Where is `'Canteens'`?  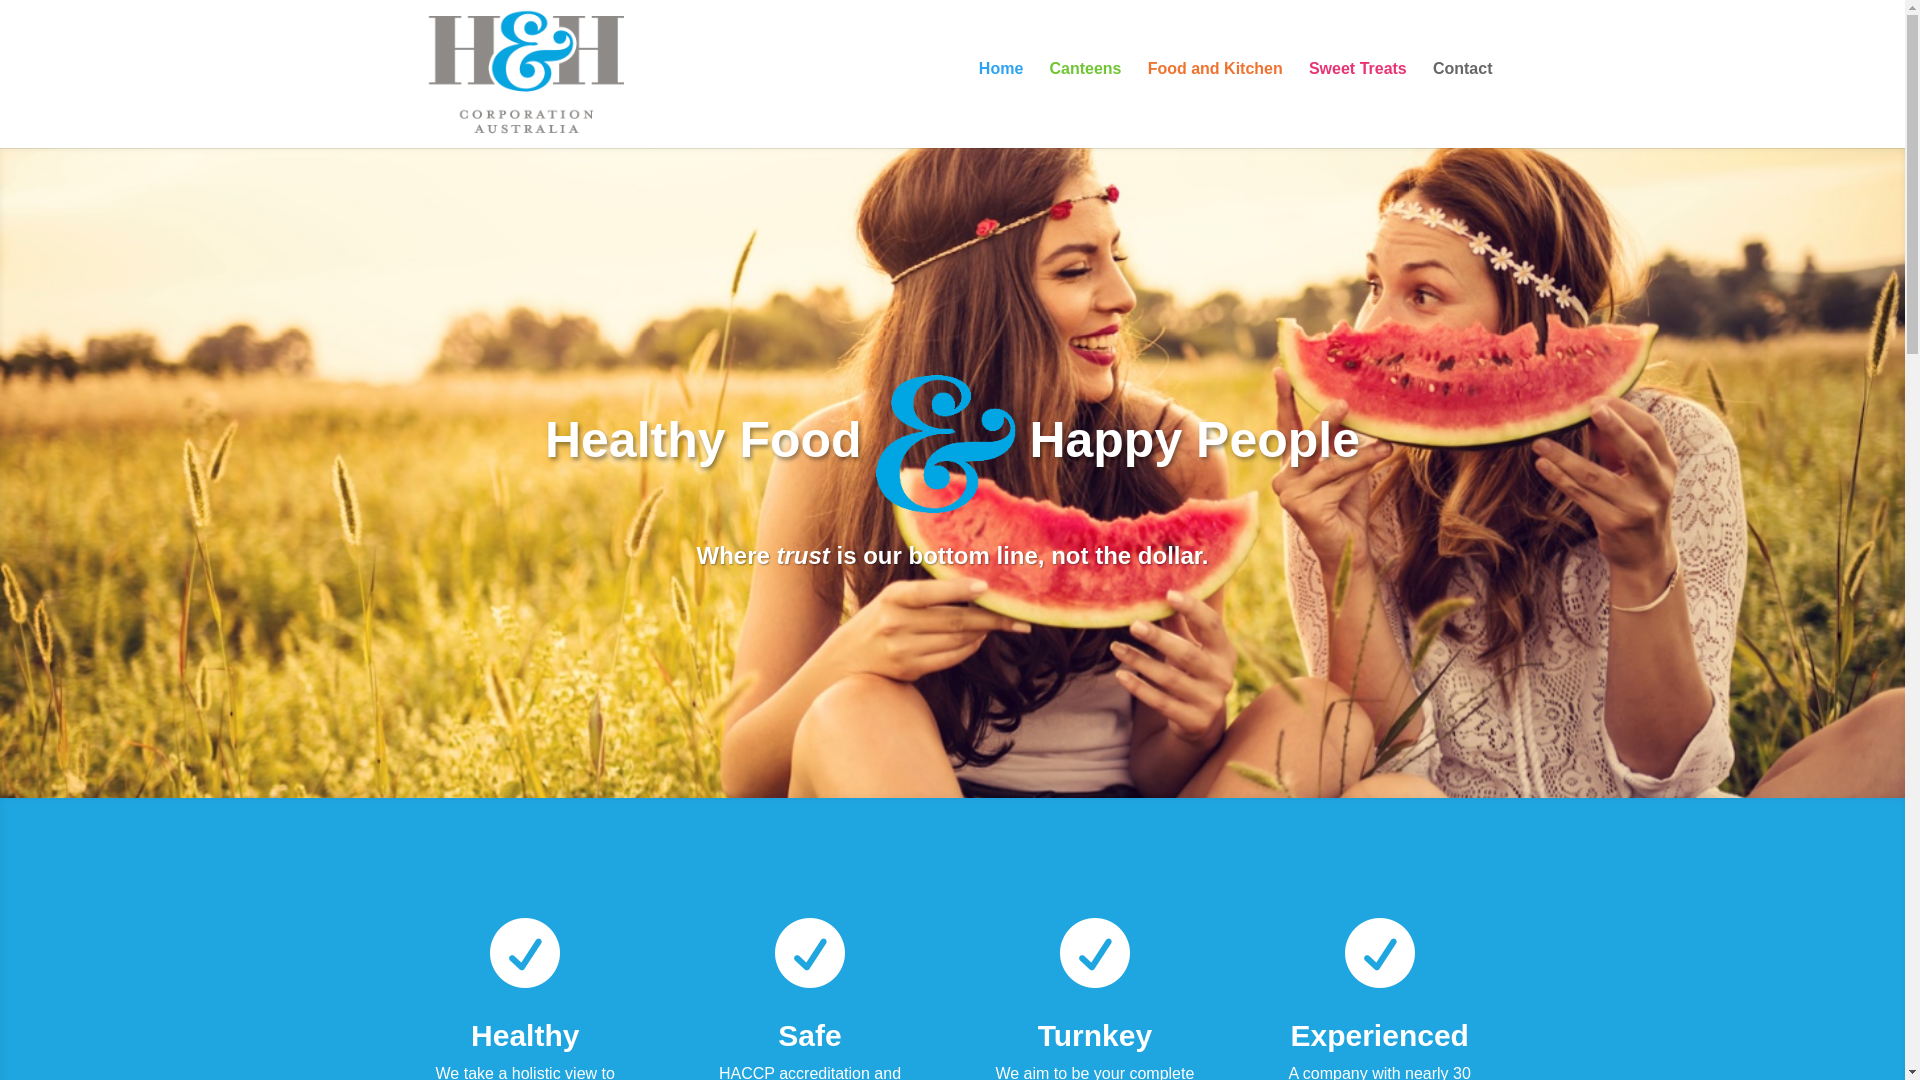
'Canteens' is located at coordinates (1048, 100).